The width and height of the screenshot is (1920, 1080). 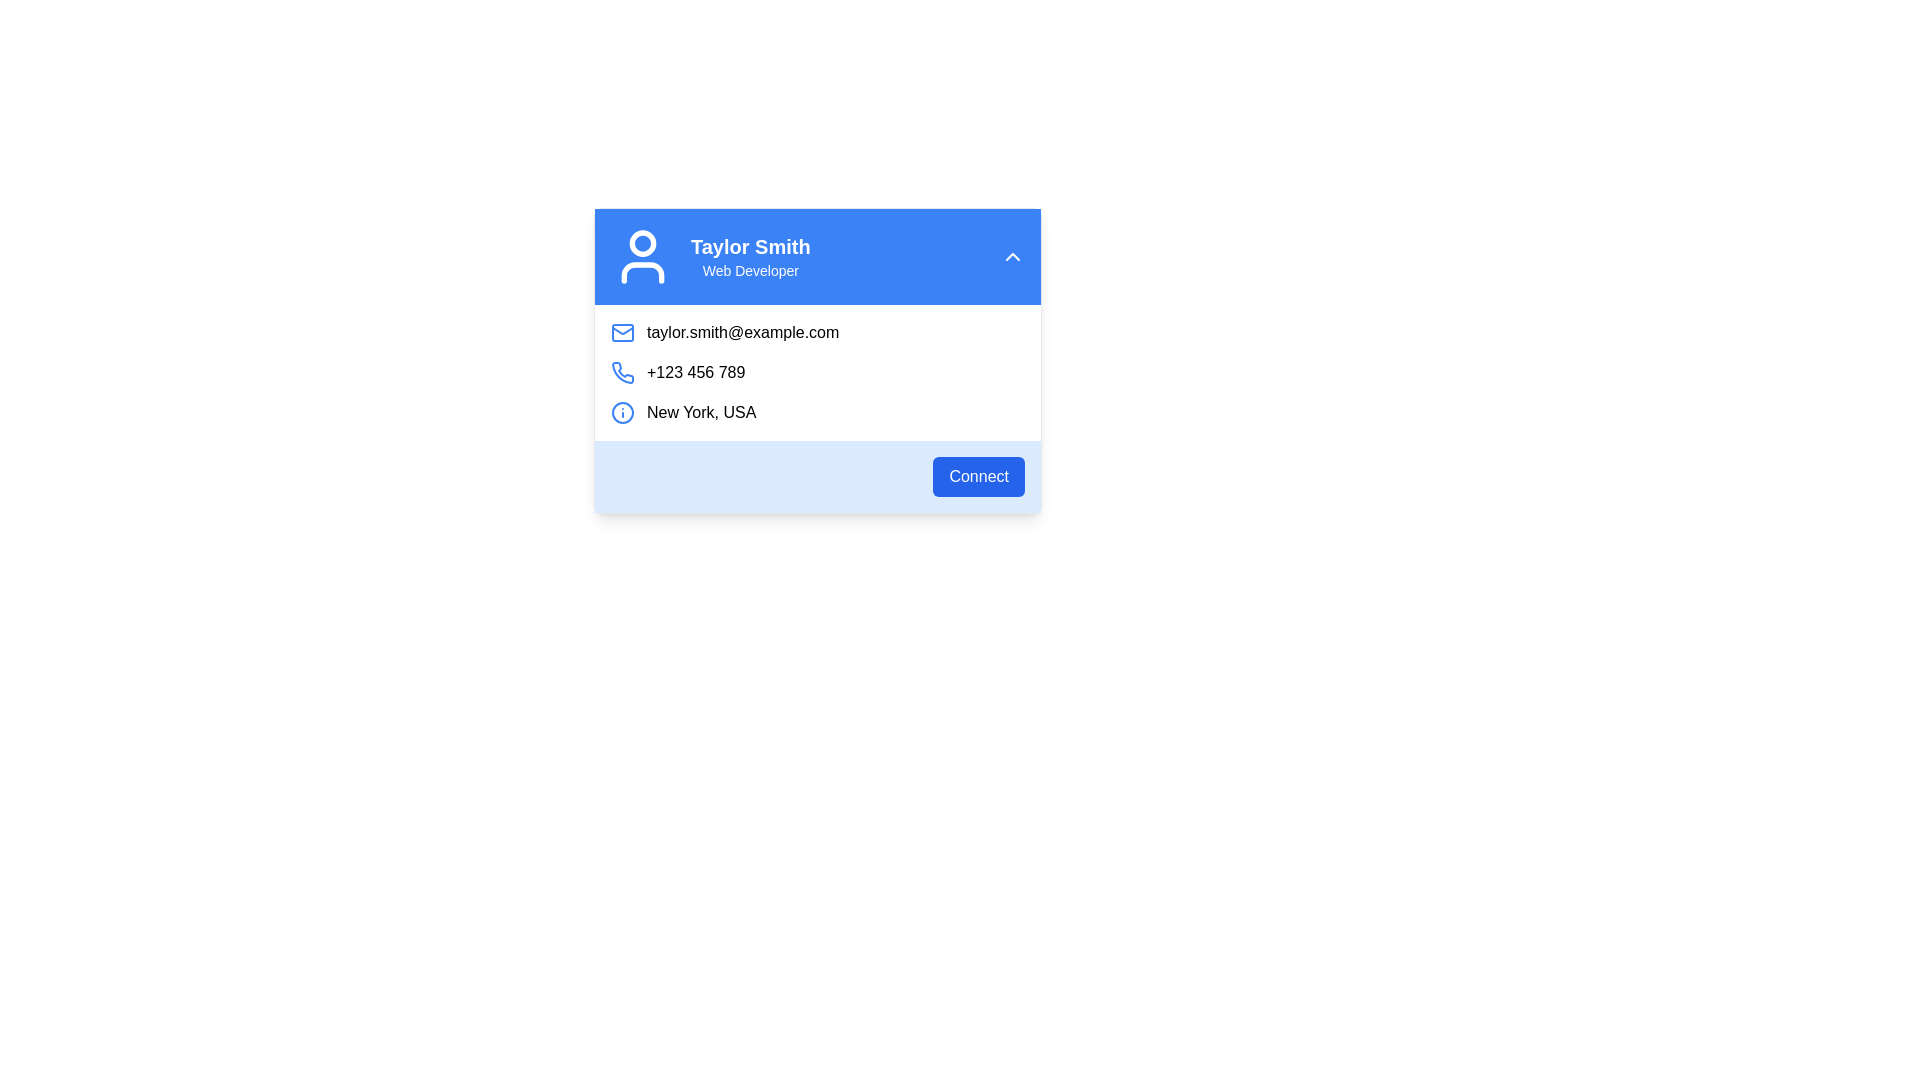 I want to click on the user silhouette icon displayed in white on a blue square background, located in the top-left corner of the card containing contact information for 'Taylor Smith', a Web Developer, so click(x=643, y=256).